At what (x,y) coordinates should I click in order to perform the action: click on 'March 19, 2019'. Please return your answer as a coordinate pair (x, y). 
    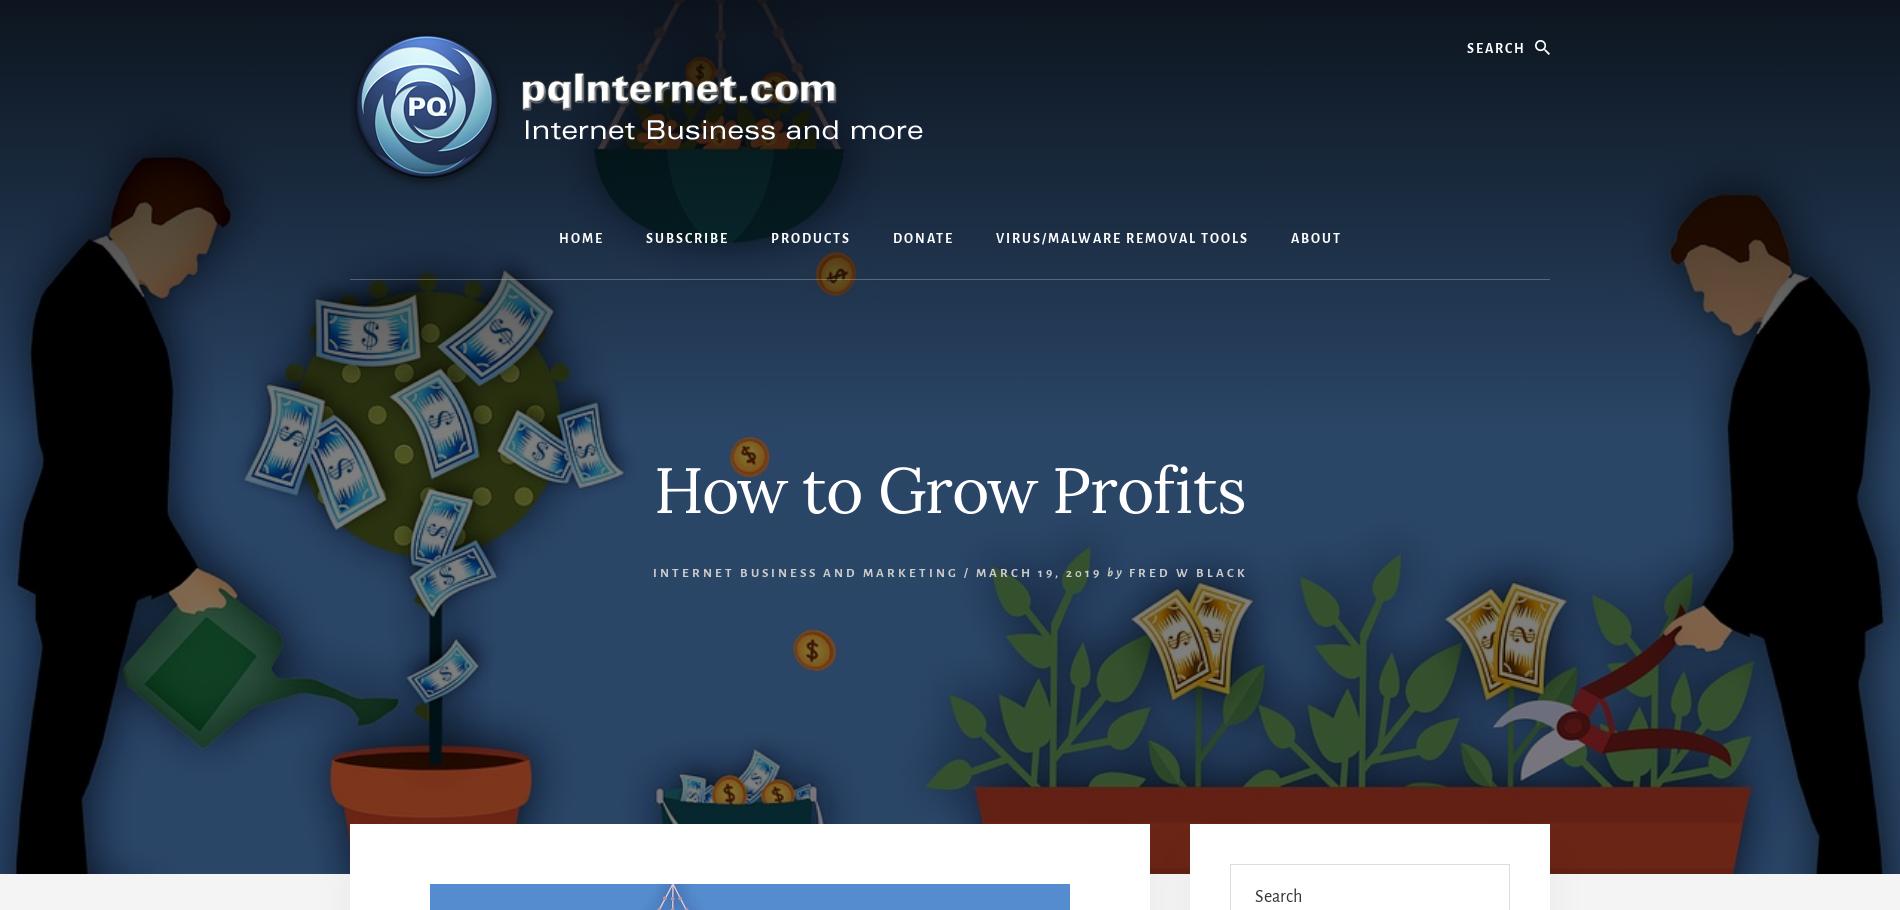
    Looking at the image, I should click on (975, 572).